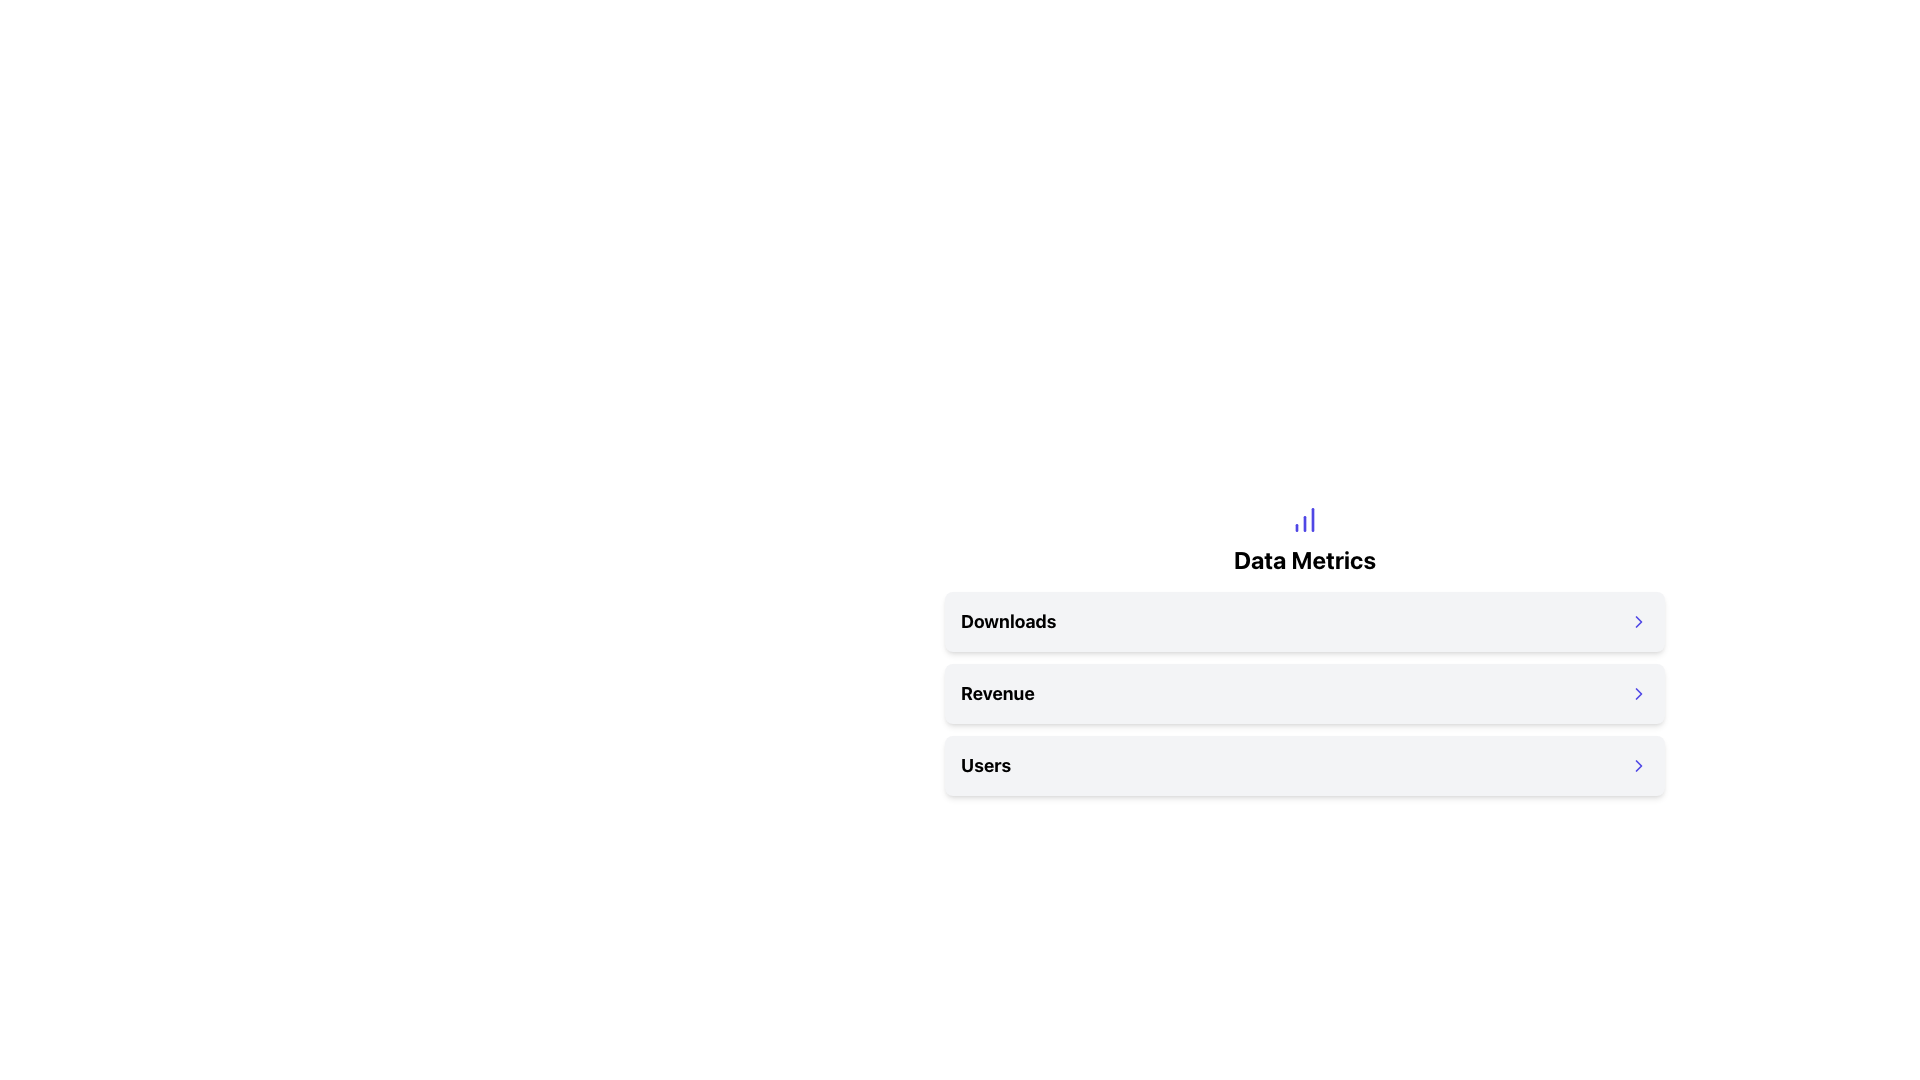  I want to click on the right arrow button, styled in a thin, indigo-colored line, positioned to the far right of the 'Revenue' row, so click(1638, 693).